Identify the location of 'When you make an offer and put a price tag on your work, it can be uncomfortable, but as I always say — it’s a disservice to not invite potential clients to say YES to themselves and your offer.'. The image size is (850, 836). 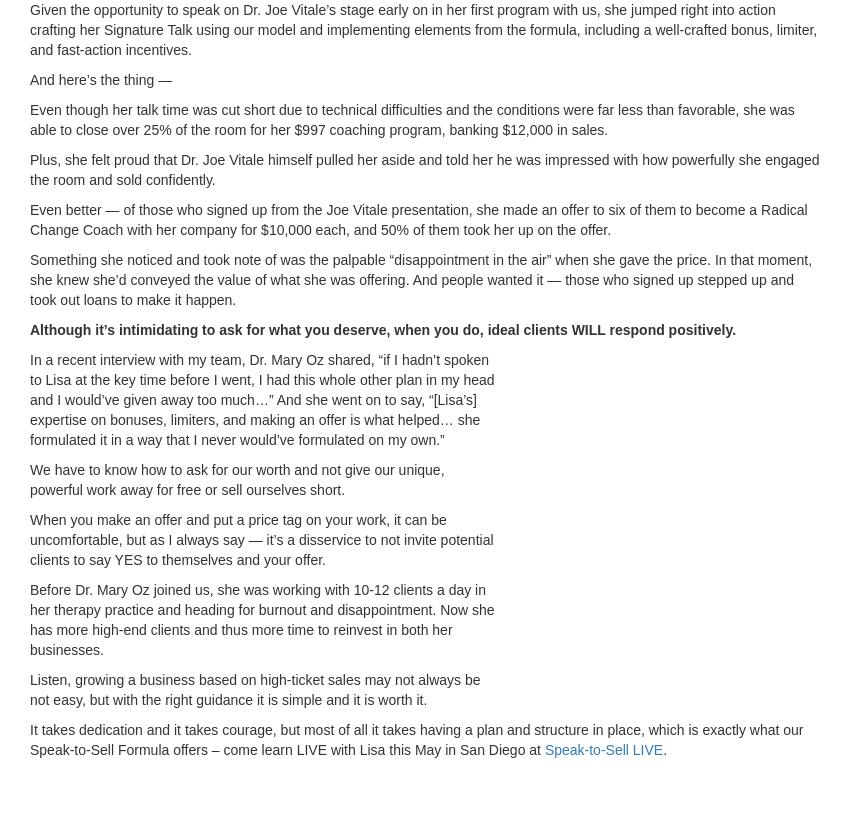
(260, 538).